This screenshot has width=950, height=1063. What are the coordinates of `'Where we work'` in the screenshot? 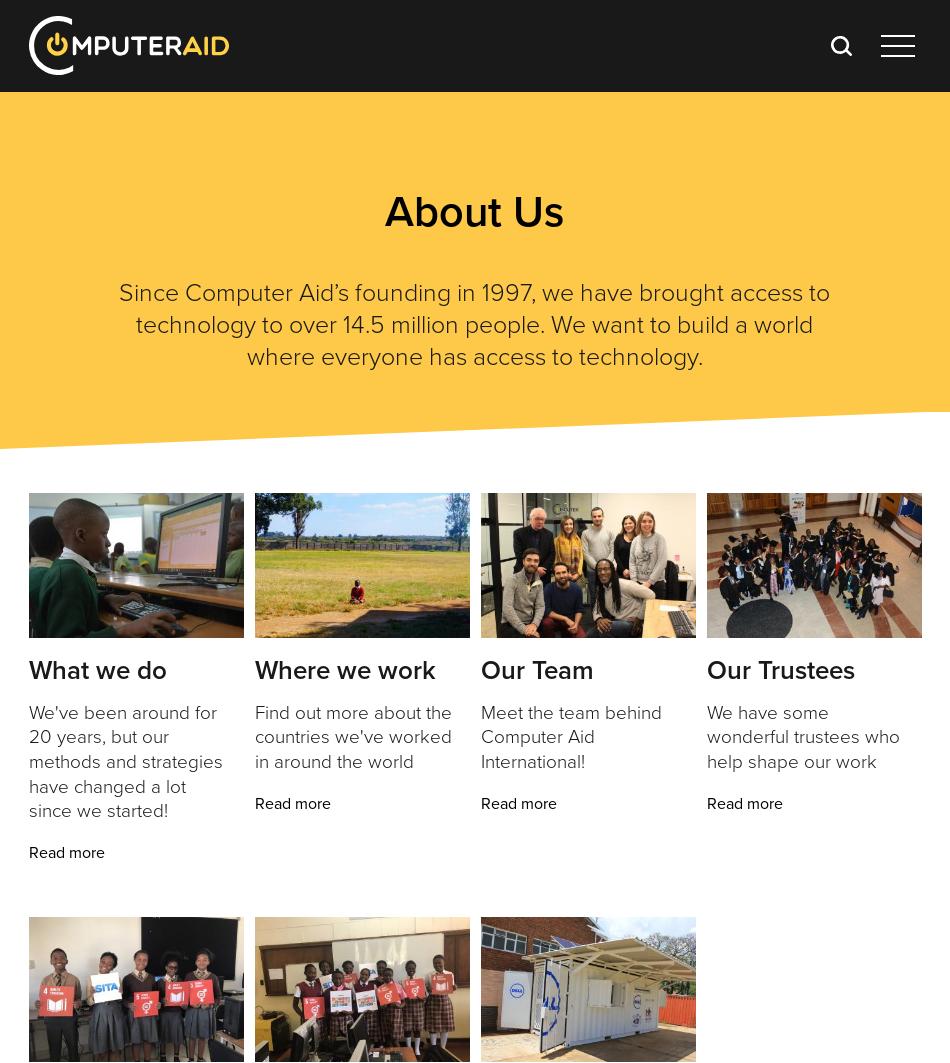 It's located at (343, 668).